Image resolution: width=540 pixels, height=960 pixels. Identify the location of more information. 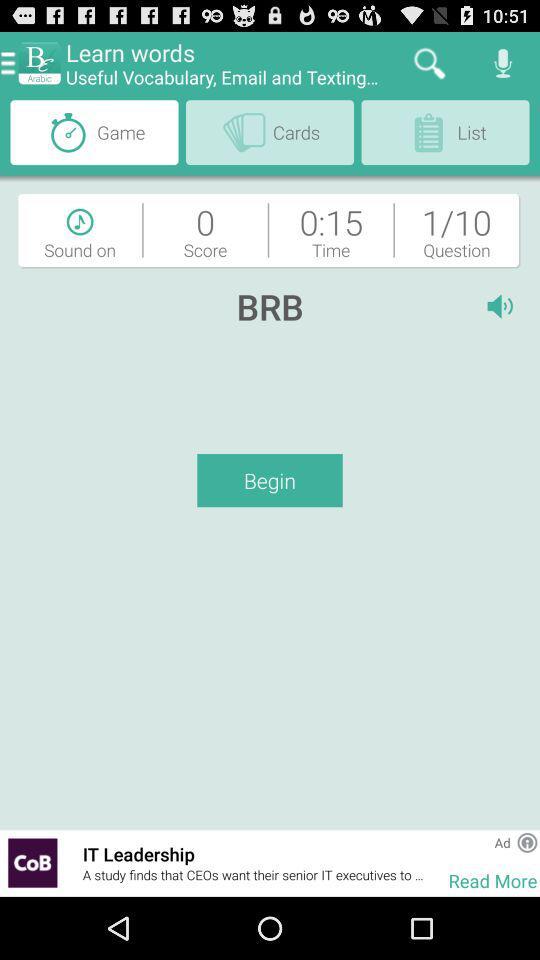
(527, 841).